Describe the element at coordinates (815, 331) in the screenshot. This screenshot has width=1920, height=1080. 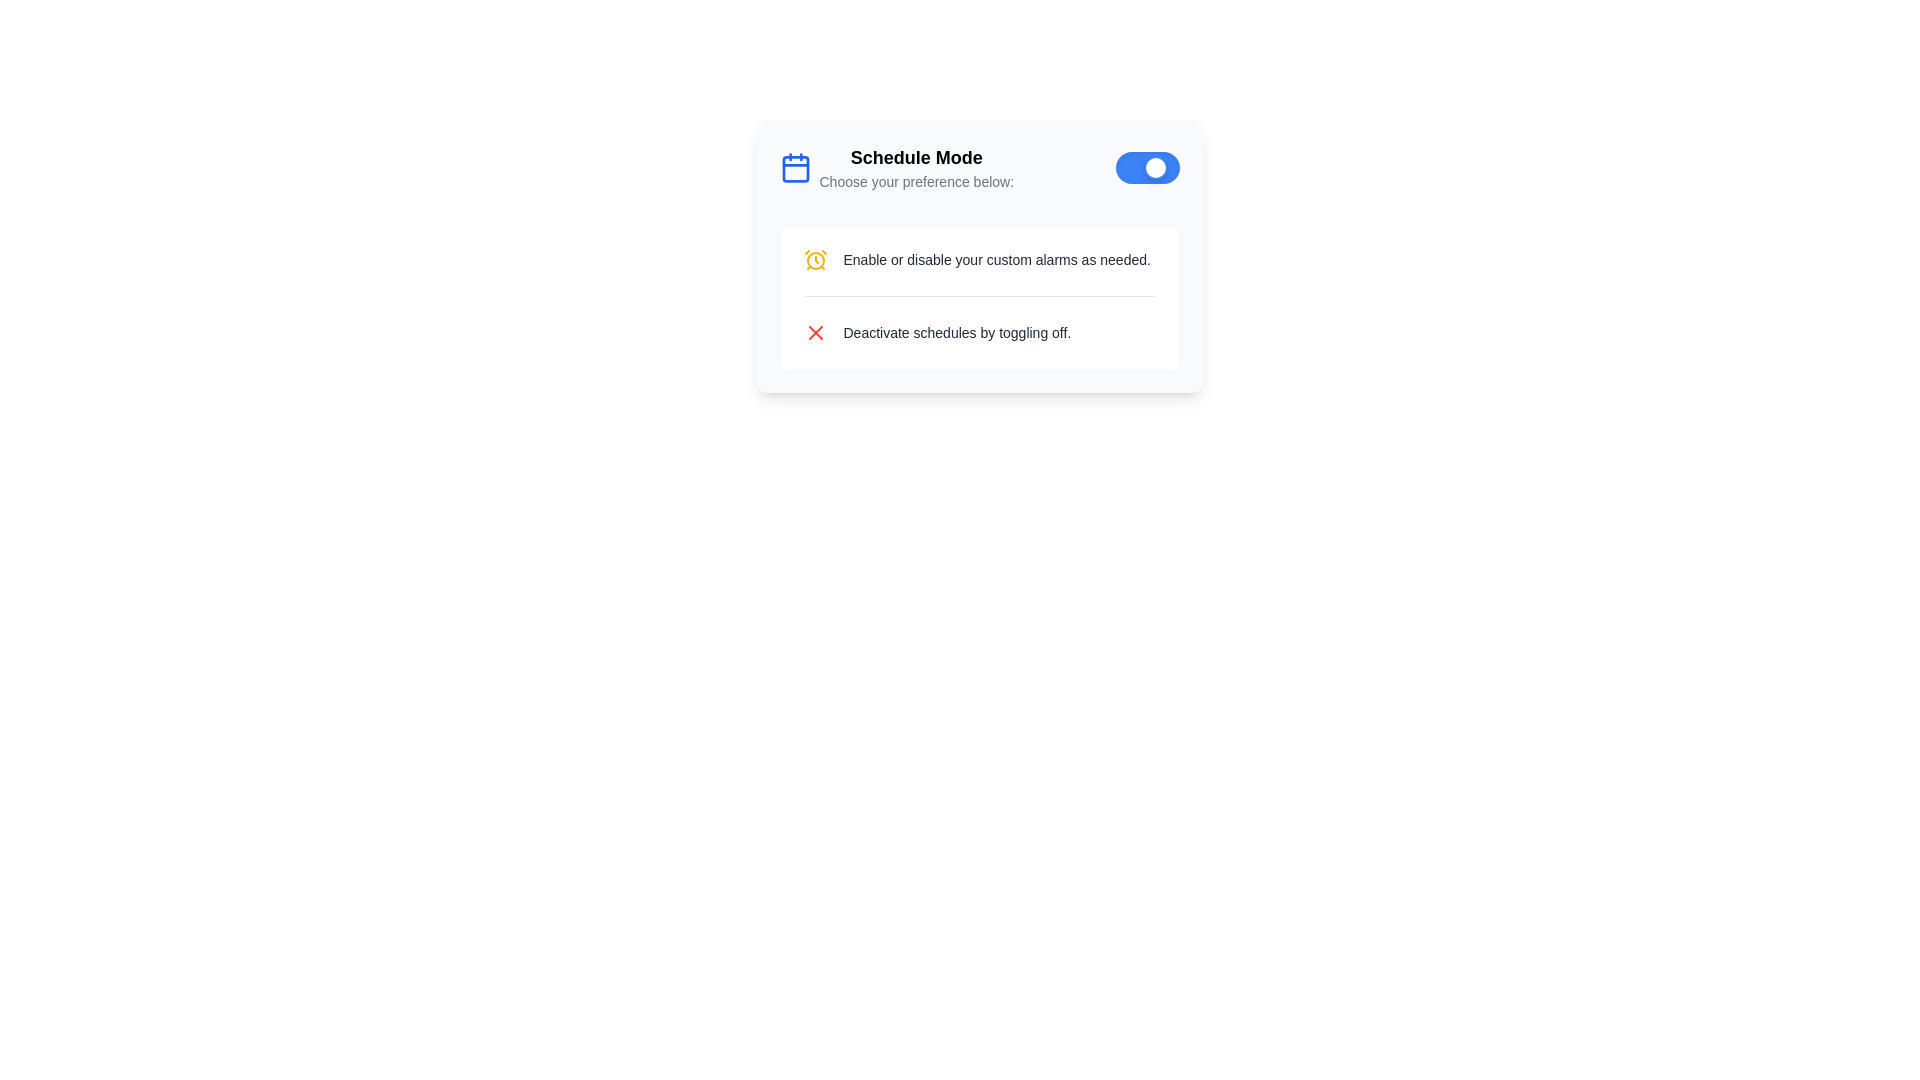
I see `the close or cancel icon located on the right-hand side of the 'Deactivate schedules by toggling off.' text to indicate negation` at that location.